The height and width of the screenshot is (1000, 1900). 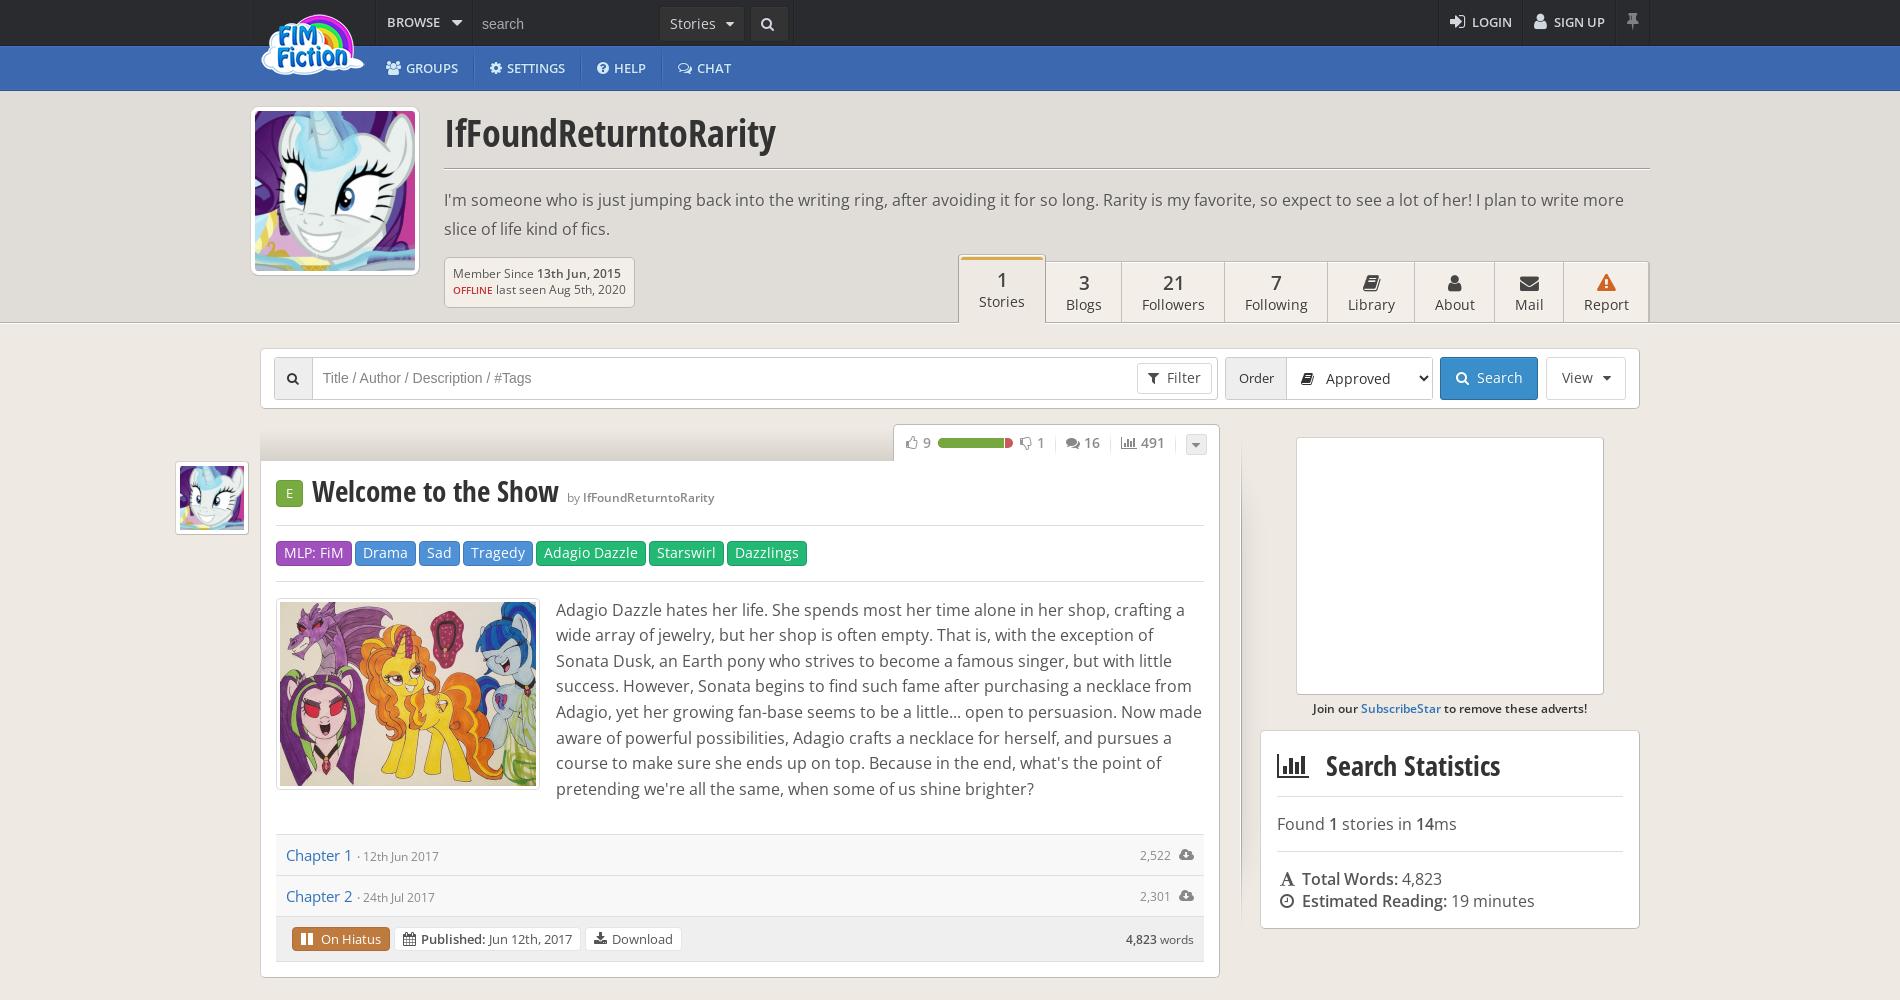 What do you see at coordinates (573, 496) in the screenshot?
I see `'by'` at bounding box center [573, 496].